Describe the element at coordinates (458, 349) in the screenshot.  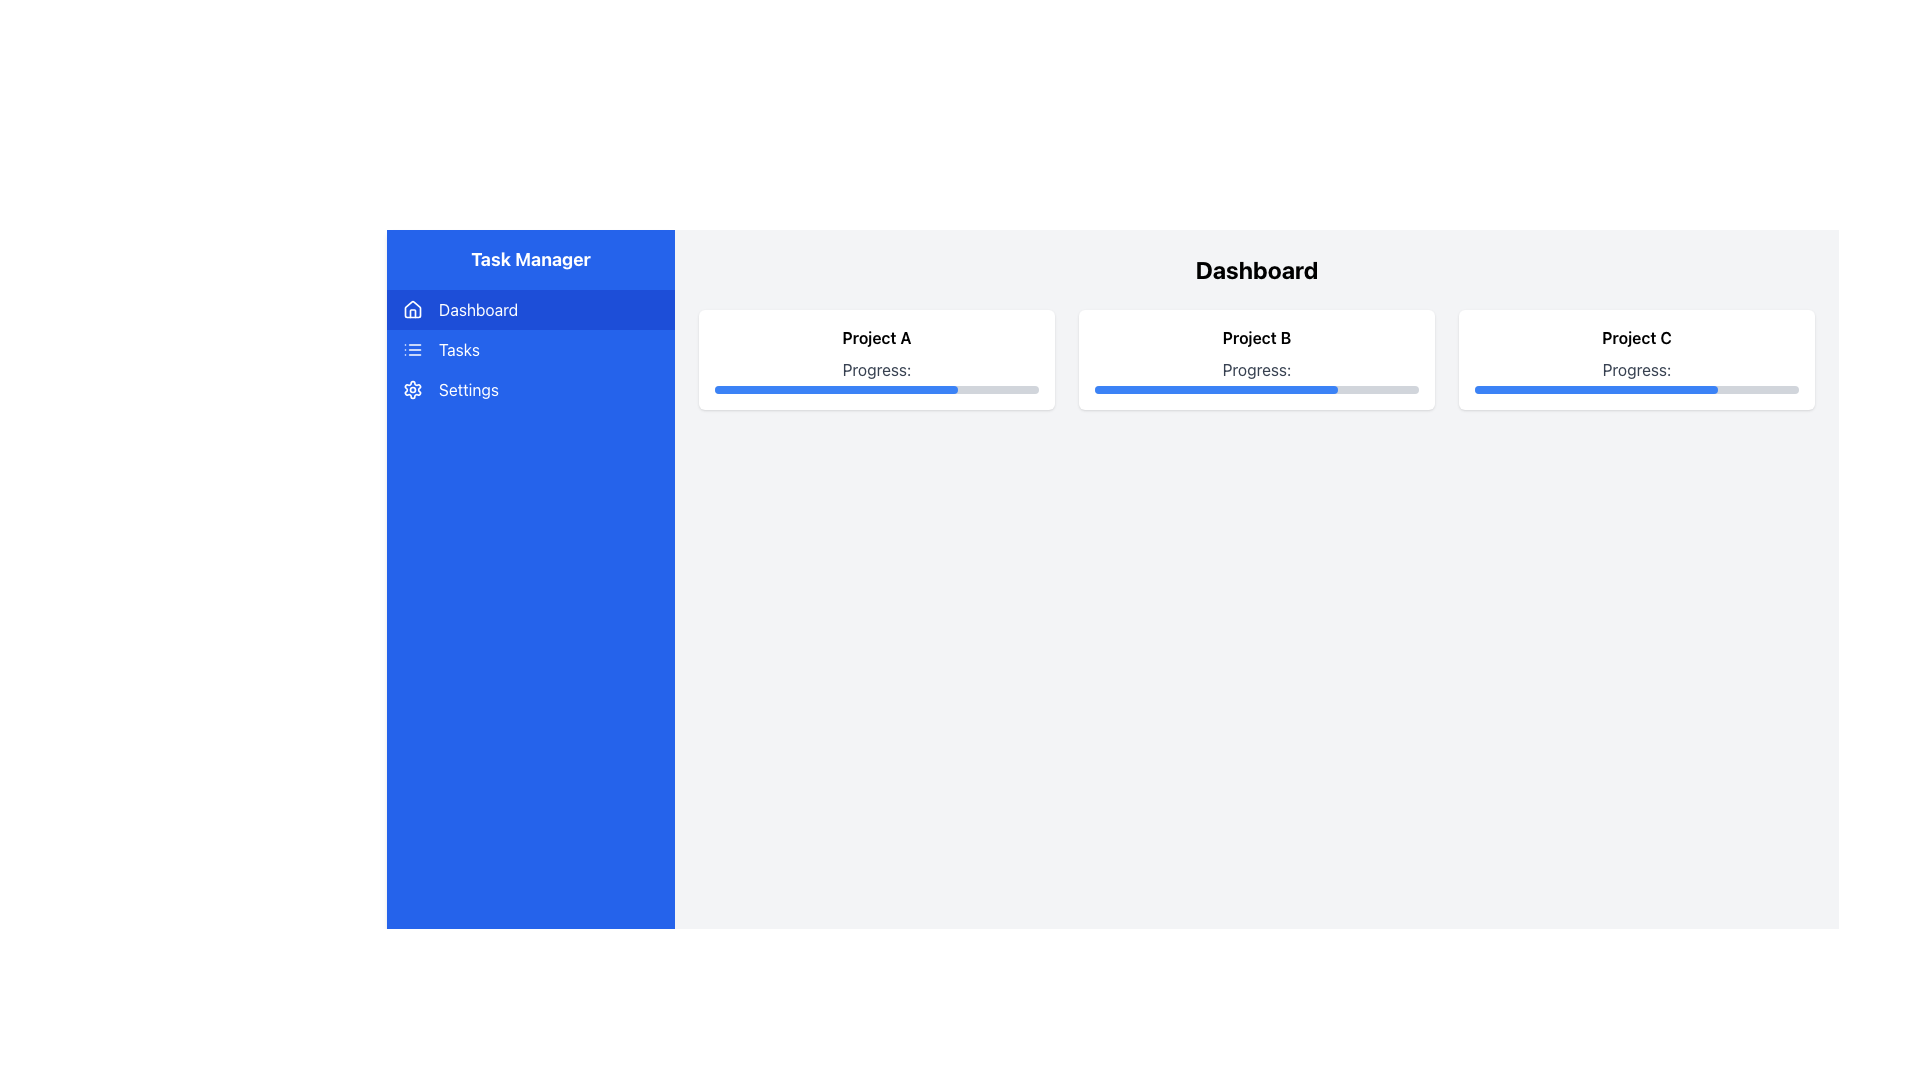
I see `the 'Tasks' text label located in the sidebar, which is displayed in white text on a blue background` at that location.